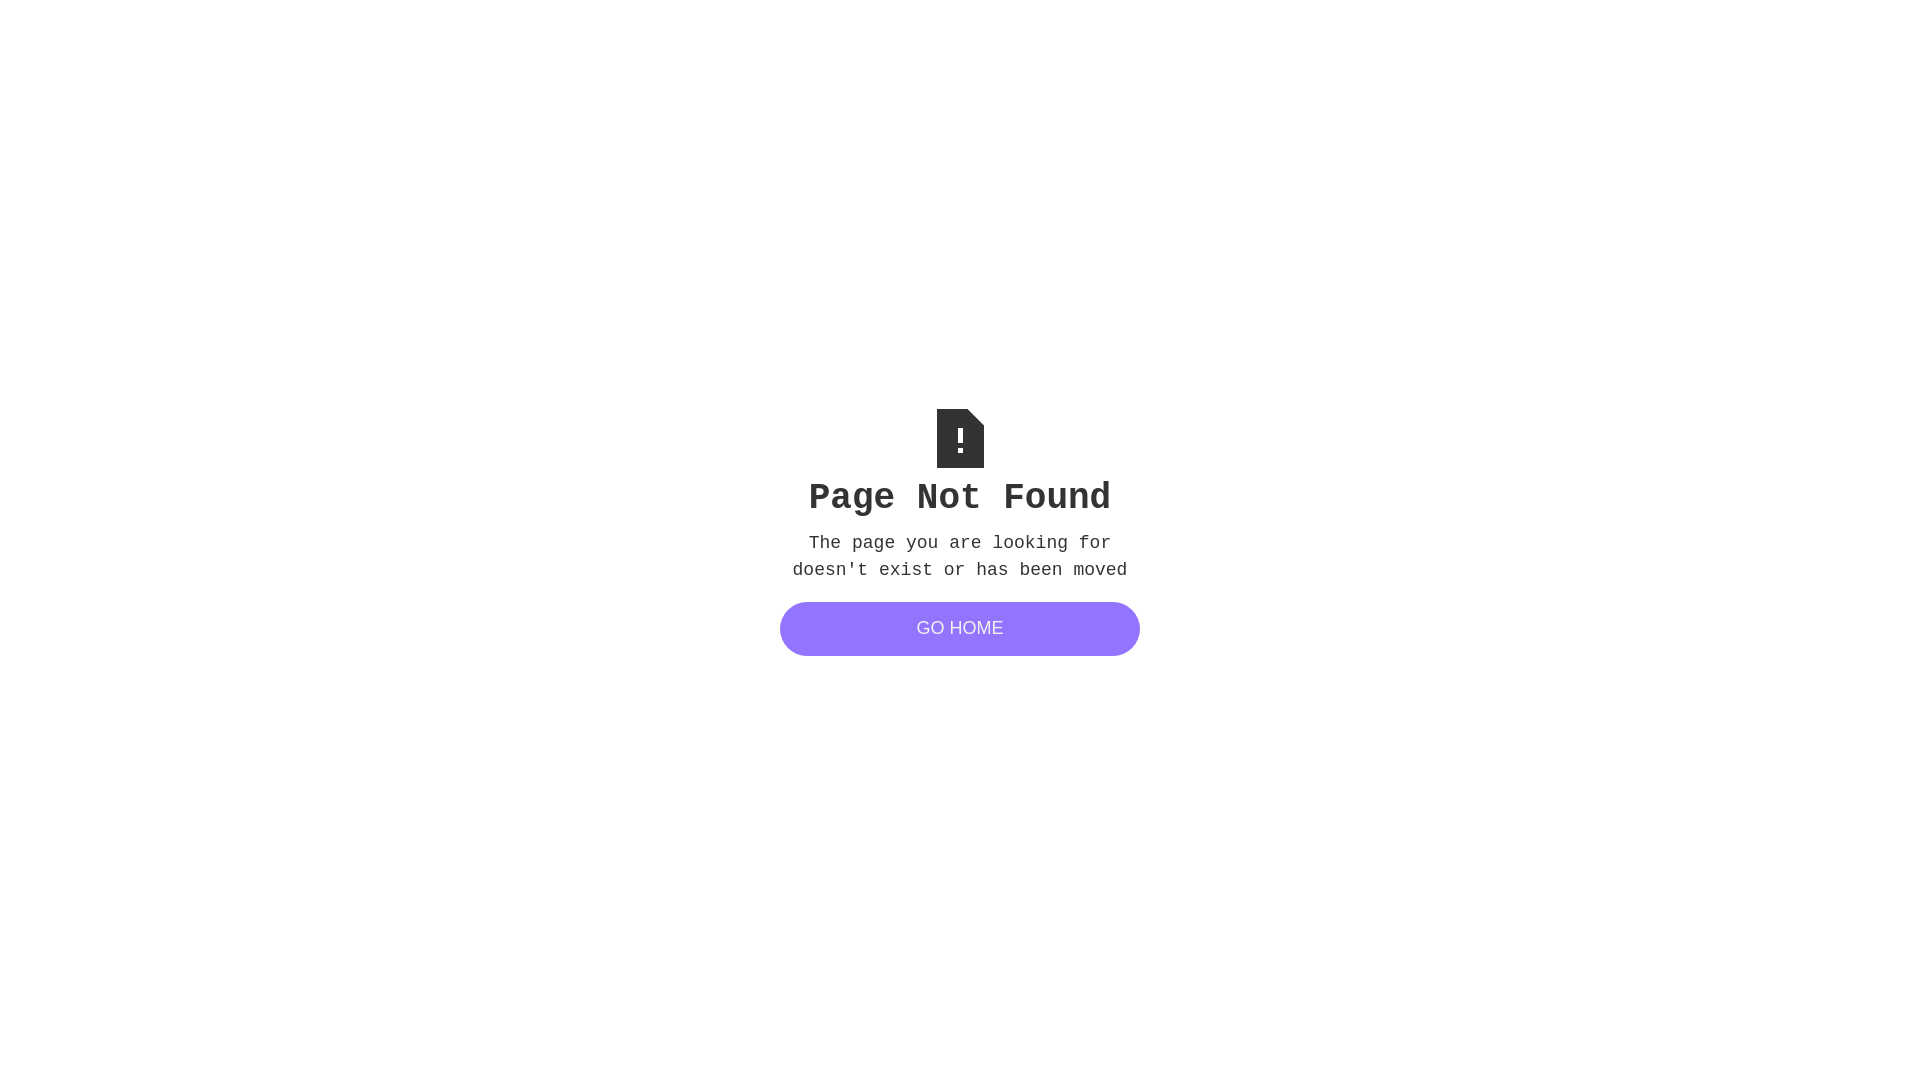 This screenshot has width=1920, height=1080. Describe the element at coordinates (960, 627) in the screenshot. I see `'GO HOME'` at that location.